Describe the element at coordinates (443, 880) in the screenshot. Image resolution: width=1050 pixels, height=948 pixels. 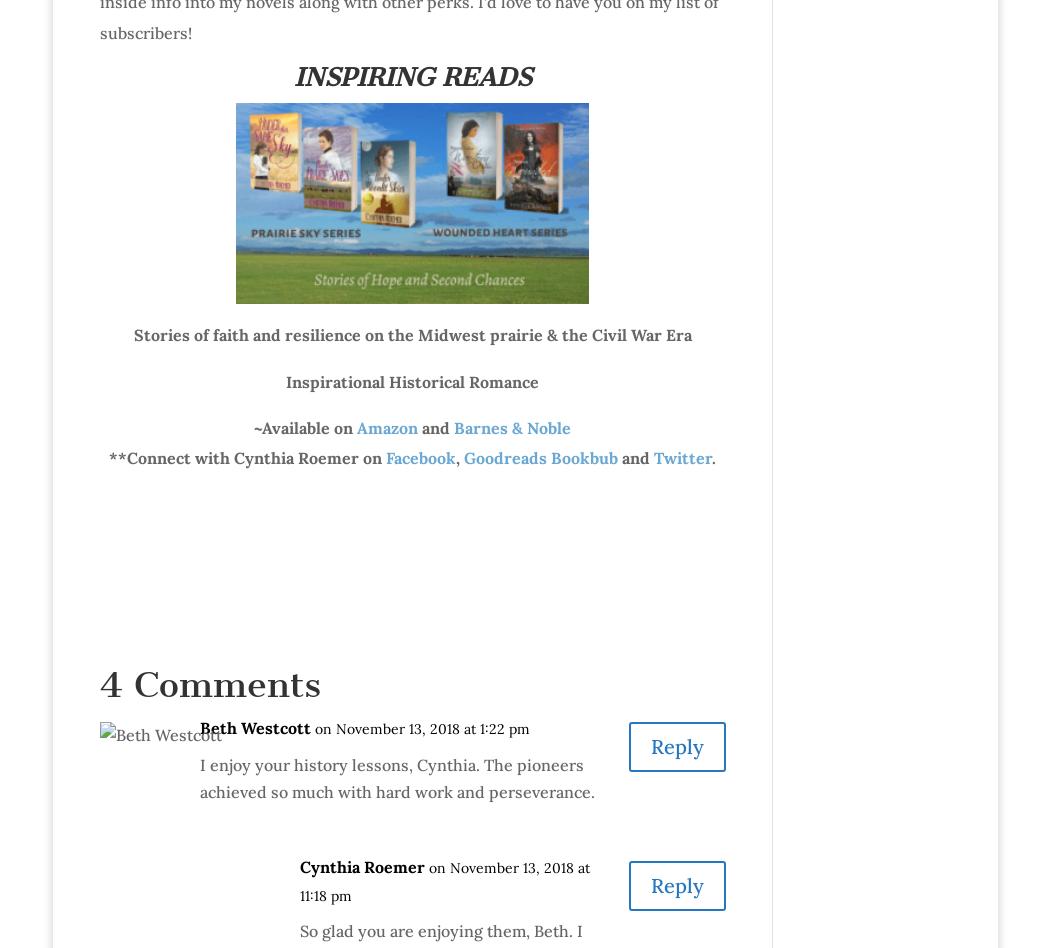
I see `'on November 13, 2018 at 11:18 pm'` at that location.